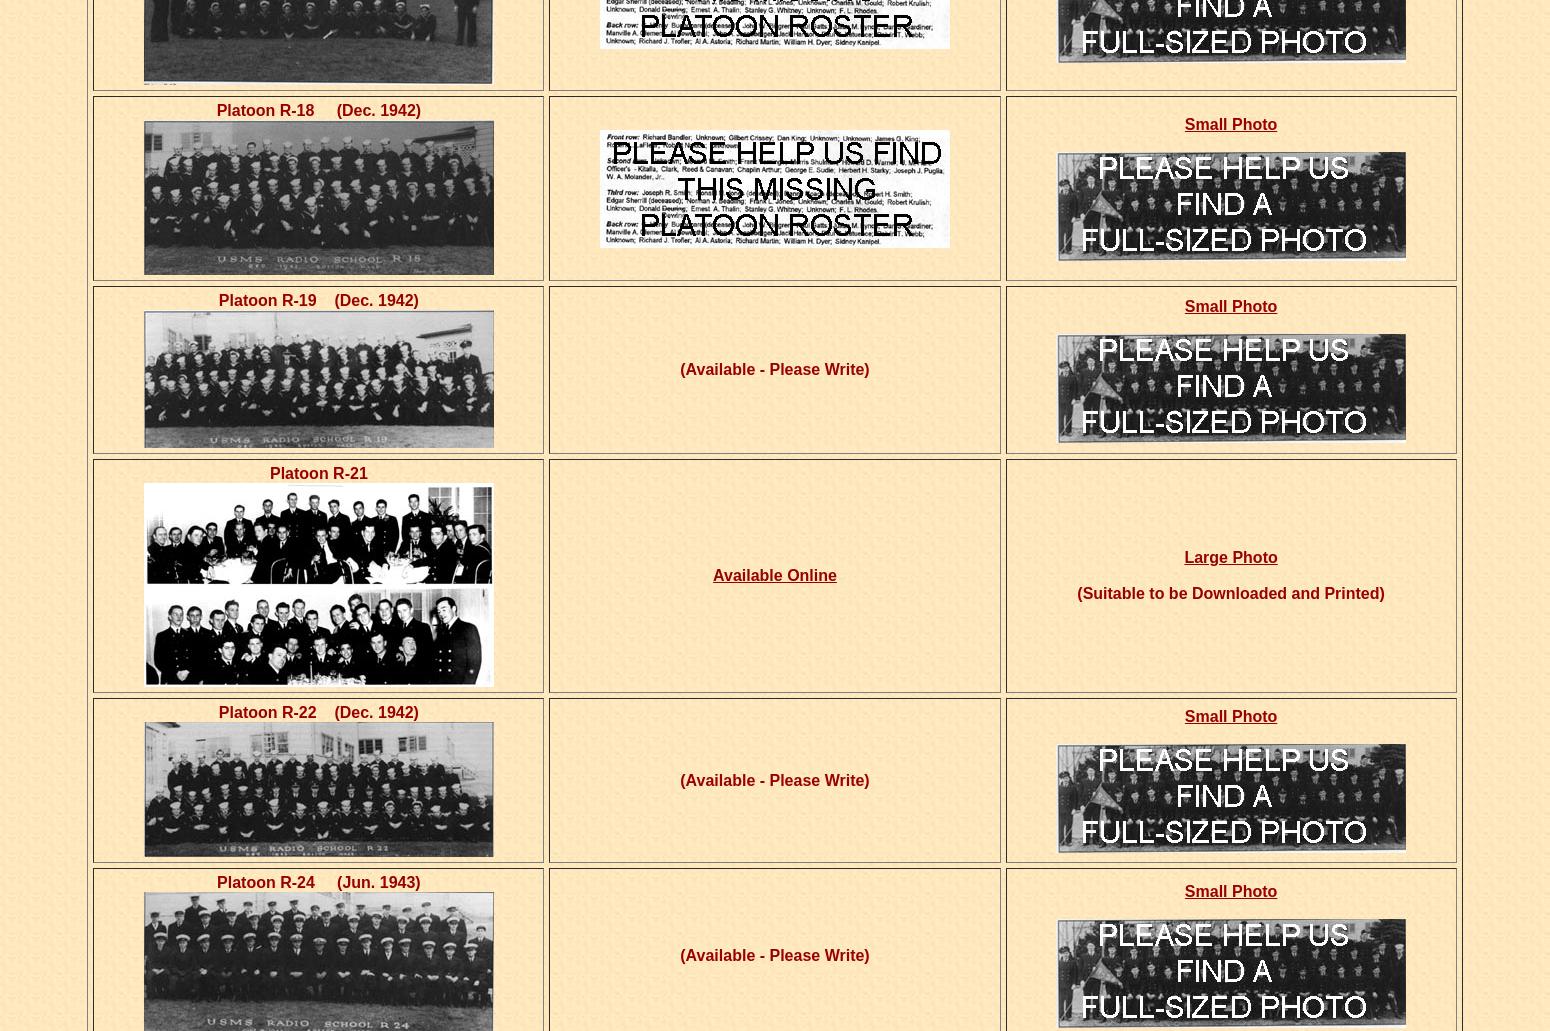 Image resolution: width=1550 pixels, height=1031 pixels. What do you see at coordinates (774, 574) in the screenshot?
I see `'Available Online'` at bounding box center [774, 574].